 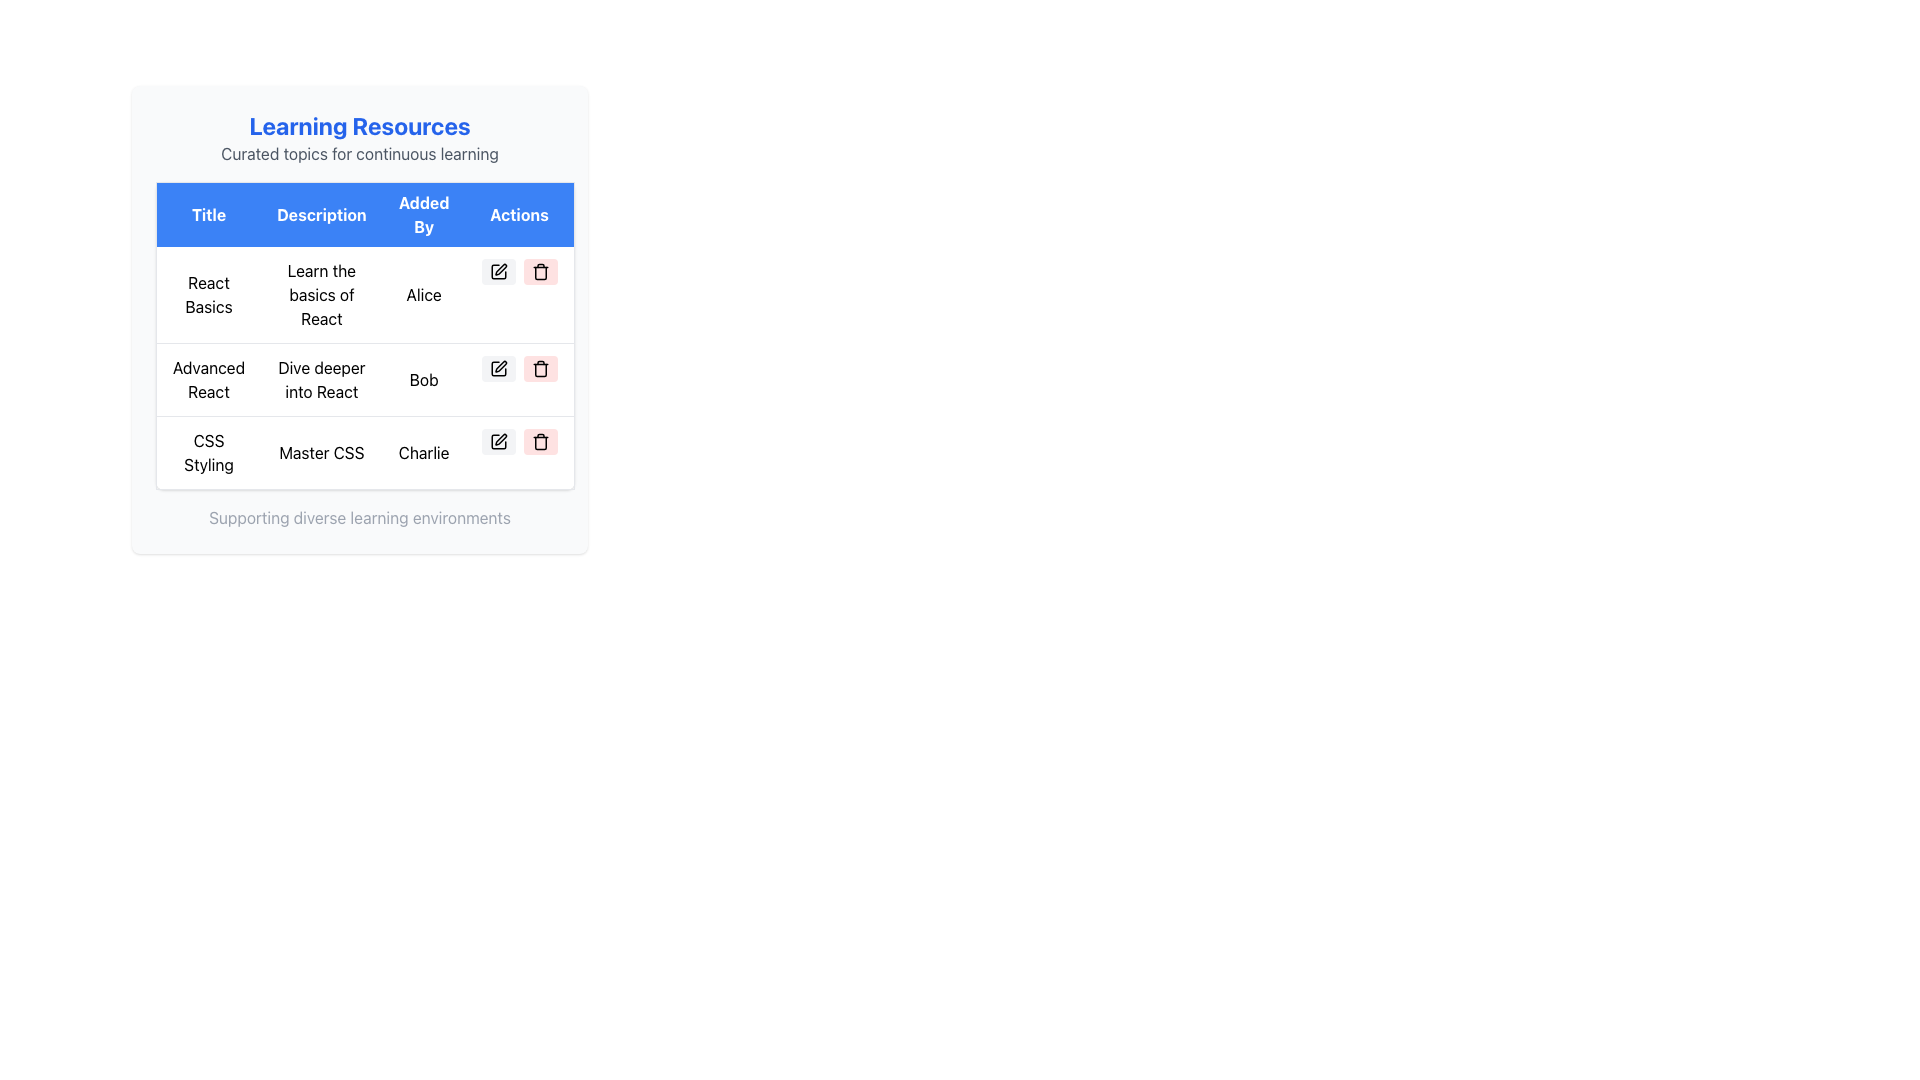 I want to click on the delete button with a red background and trash can icon in the 'Actions' column of the 'React Basics' entry to observe the hover effect, so click(x=540, y=272).